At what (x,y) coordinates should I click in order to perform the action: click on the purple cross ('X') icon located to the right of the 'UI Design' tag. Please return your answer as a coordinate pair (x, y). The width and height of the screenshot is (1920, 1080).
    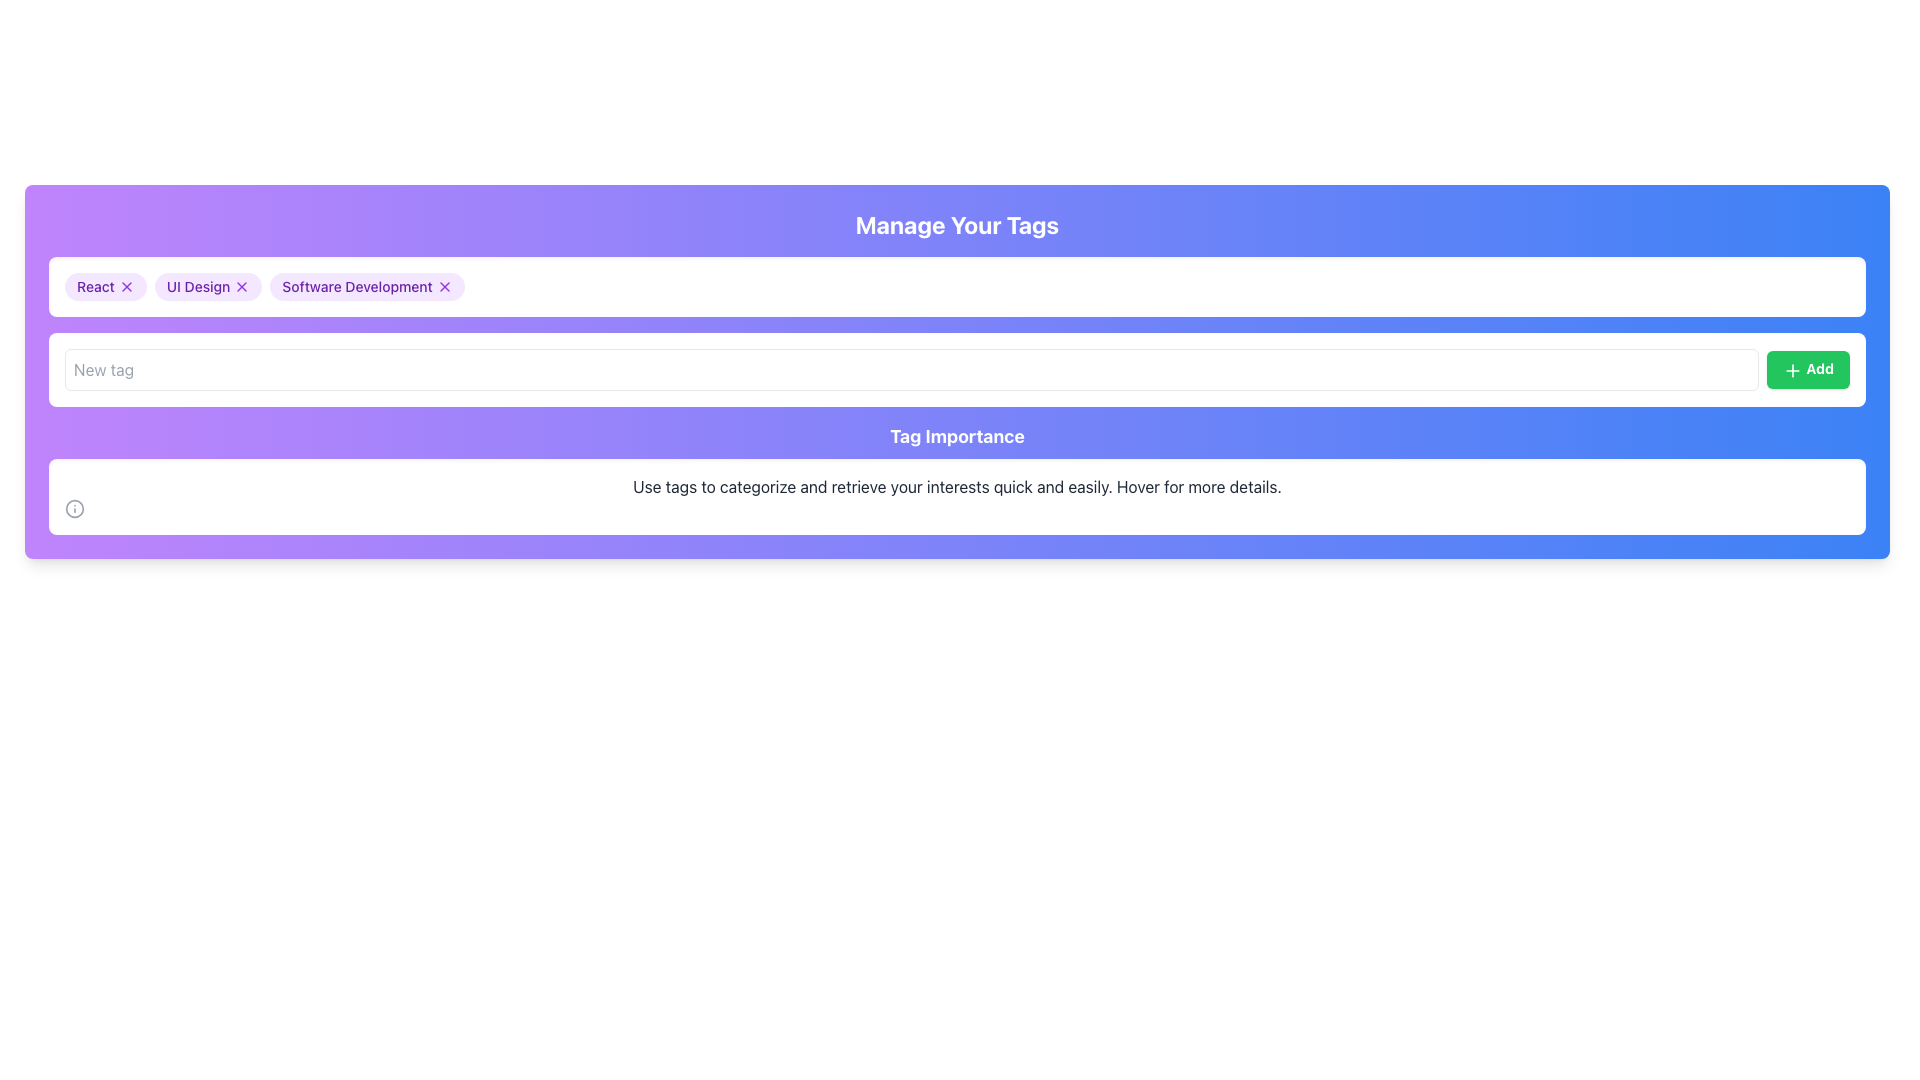
    Looking at the image, I should click on (241, 286).